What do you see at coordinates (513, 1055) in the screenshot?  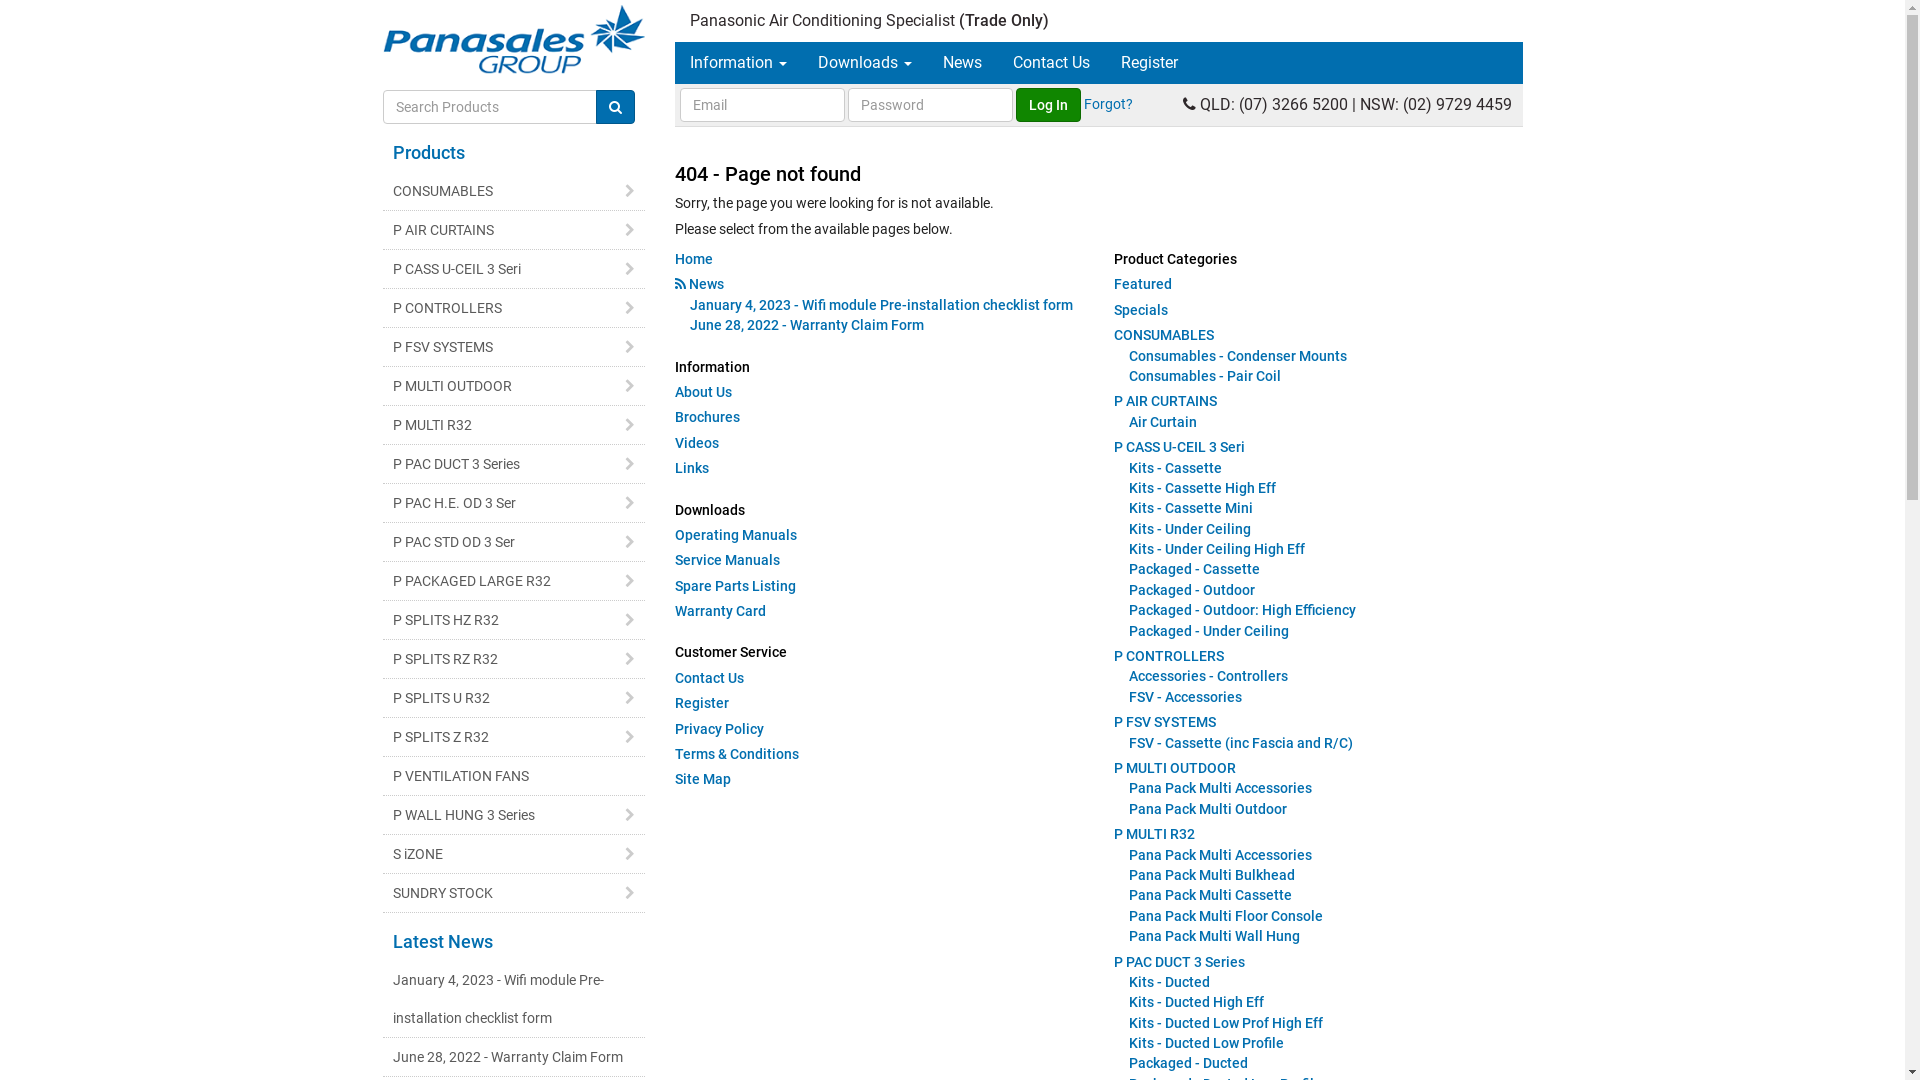 I see `'June 28, 2022 - Warranty Claim Form'` at bounding box center [513, 1055].